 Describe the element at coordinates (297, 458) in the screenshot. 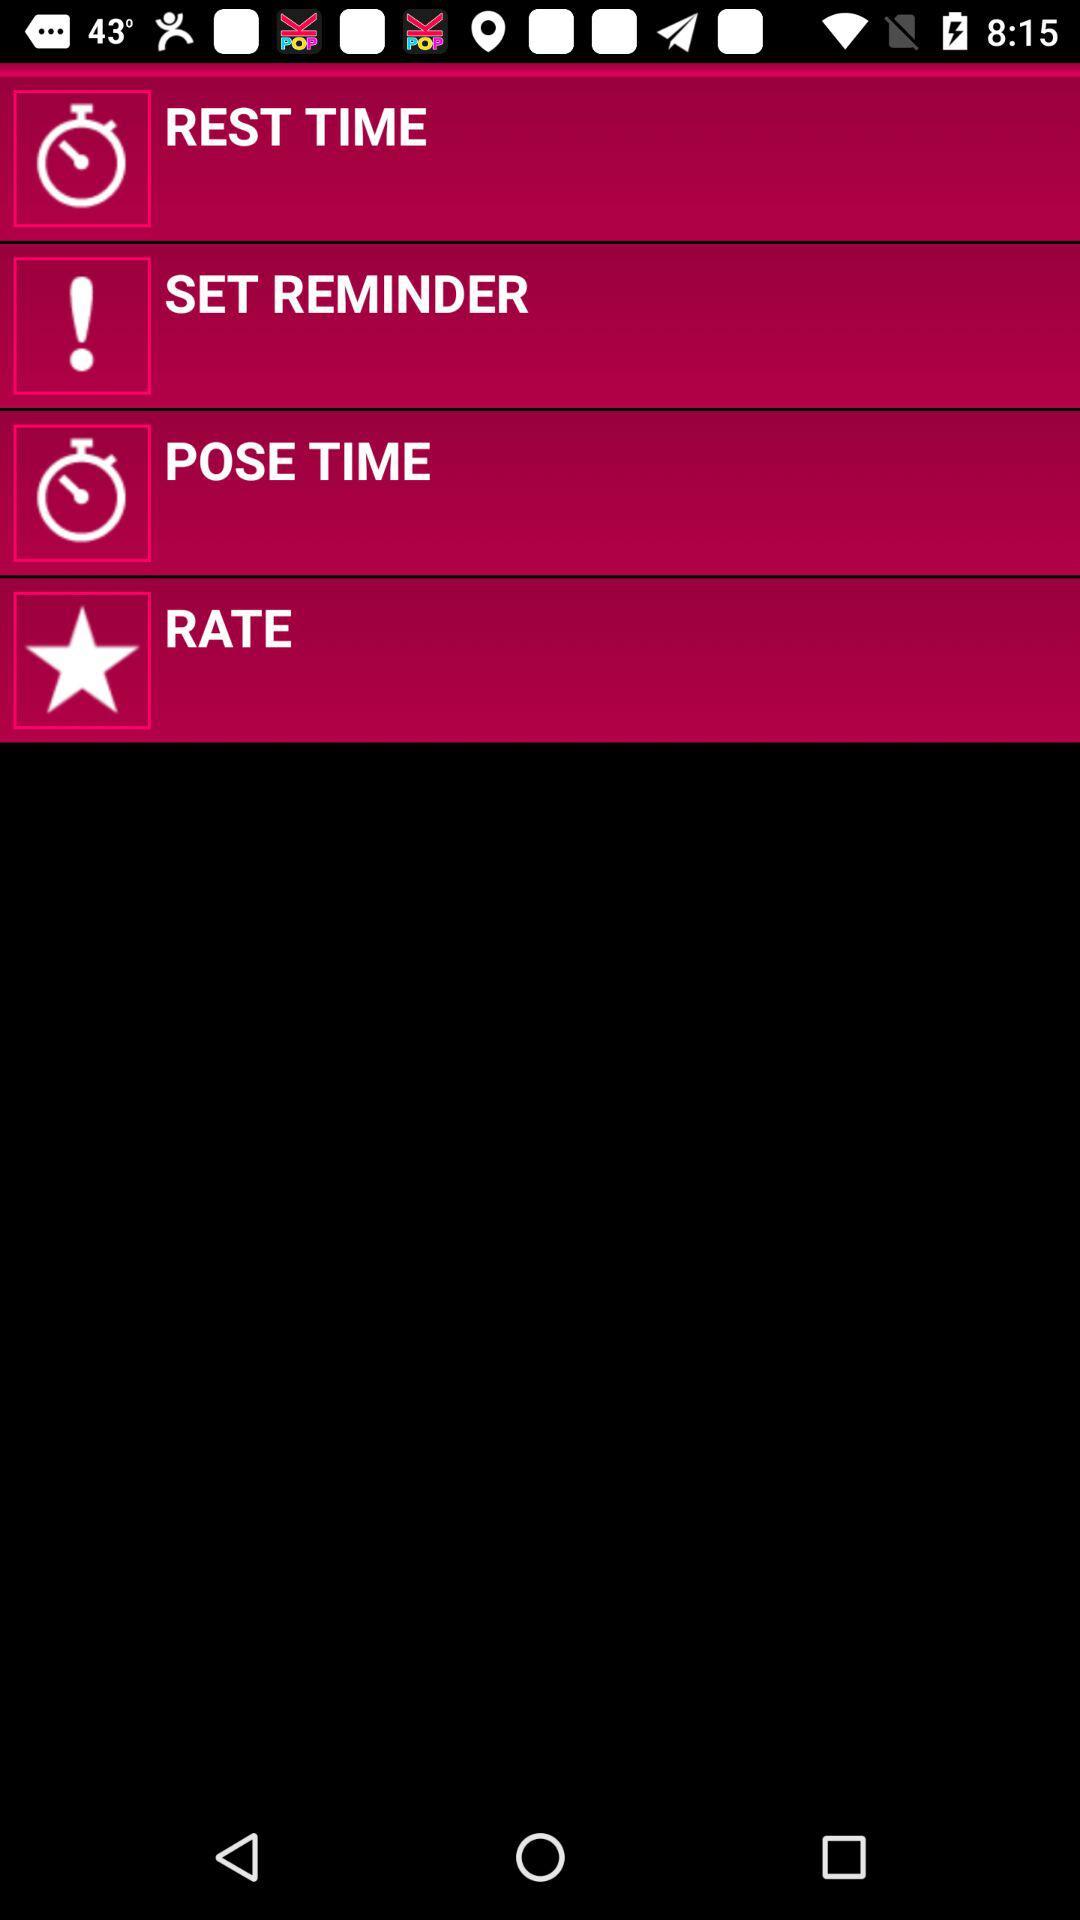

I see `icon below the set reminder app` at that location.